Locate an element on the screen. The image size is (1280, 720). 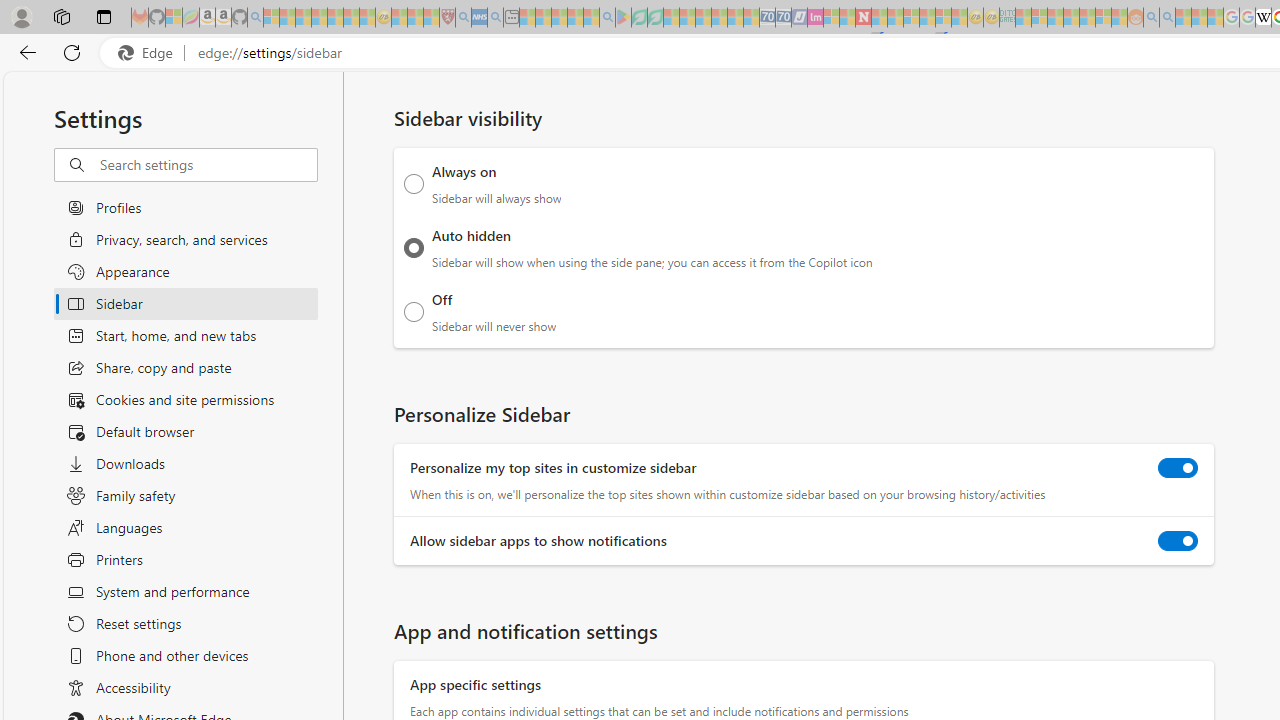
'Kinda Frugal - MSN - Sleeping' is located at coordinates (1086, 17).